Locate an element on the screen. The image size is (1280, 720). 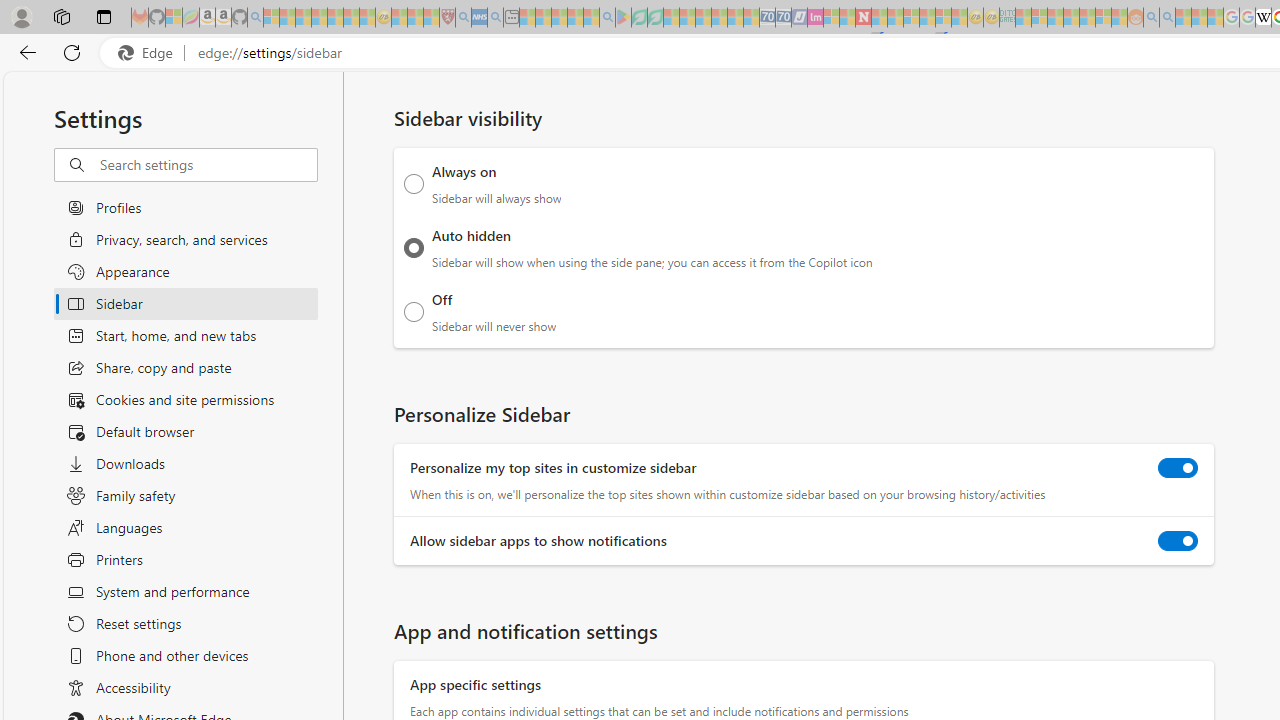
'Kinda Frugal - MSN - Sleeping' is located at coordinates (1086, 17).